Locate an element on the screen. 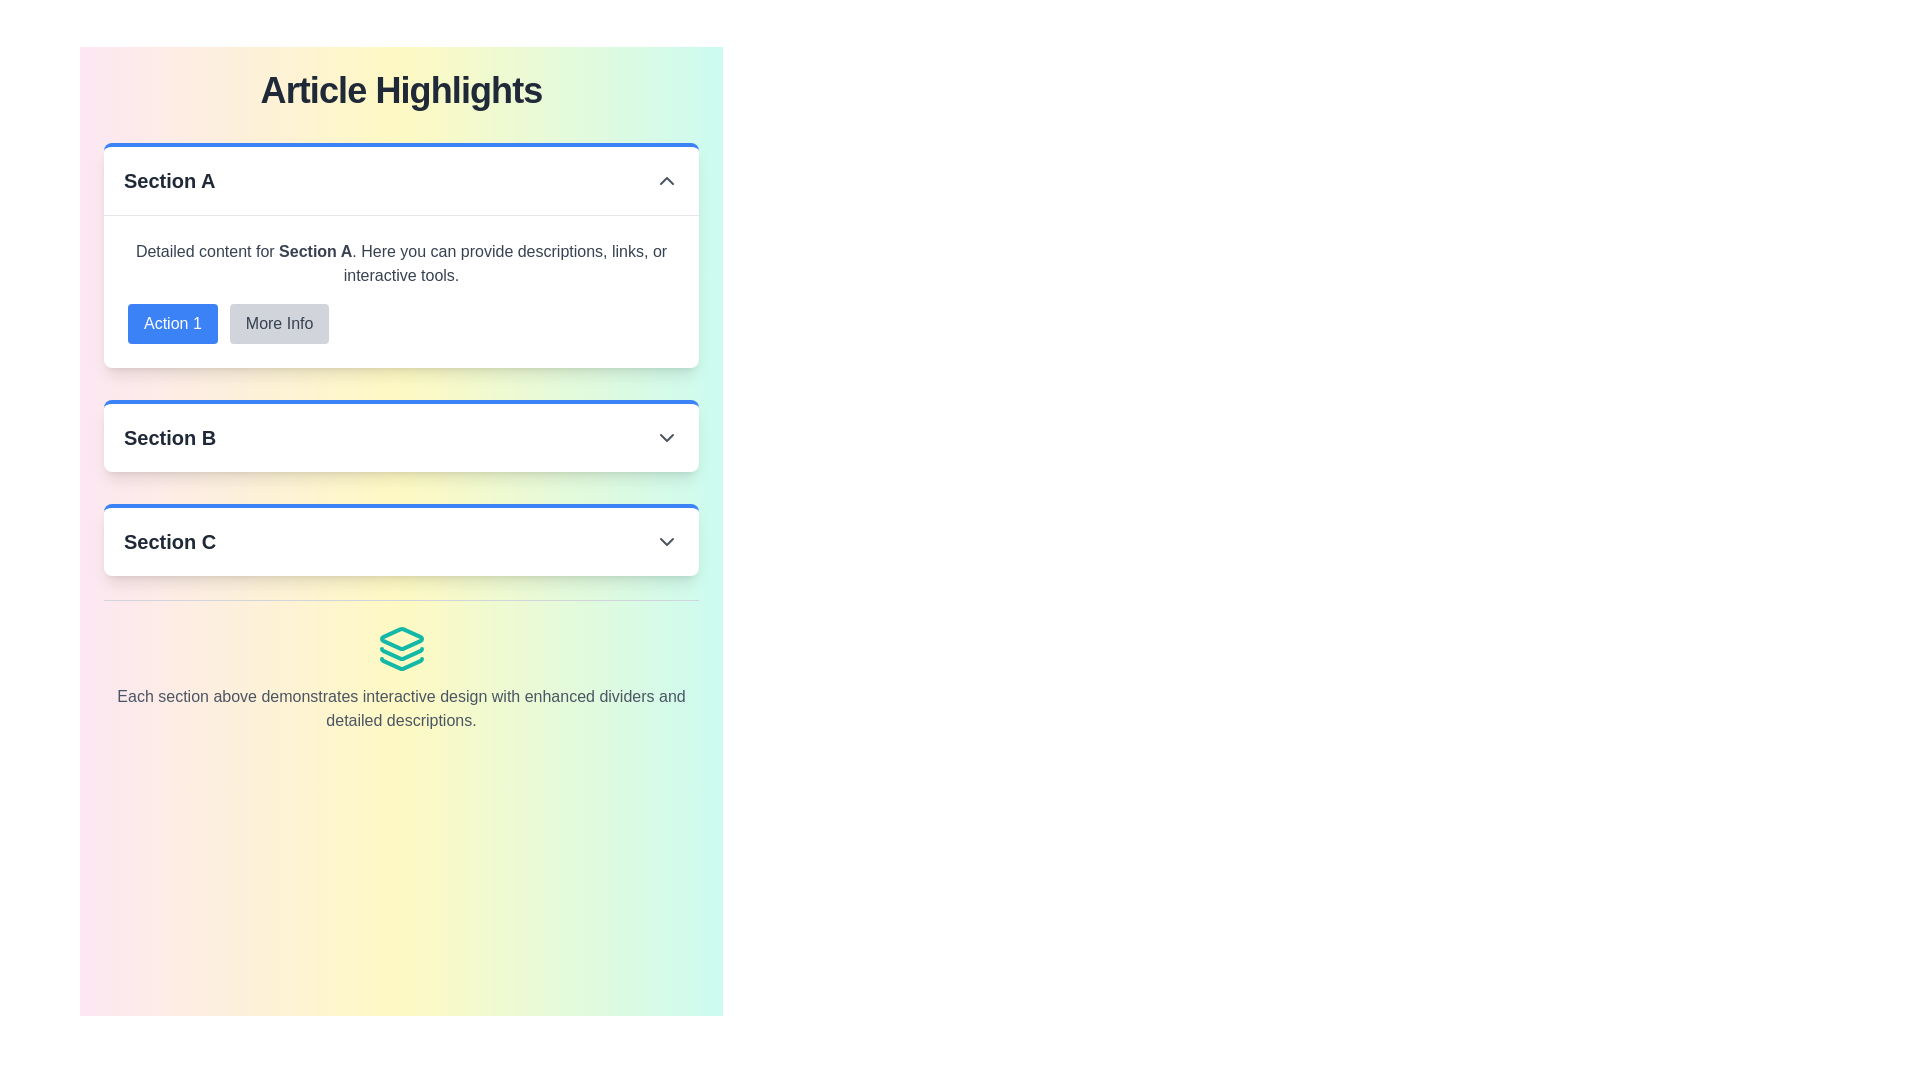  the 'More Info' button, which is a rectangular button with a light gray background and rounded corners, located to the right of the 'Action 1' button in 'Section A' is located at coordinates (278, 323).